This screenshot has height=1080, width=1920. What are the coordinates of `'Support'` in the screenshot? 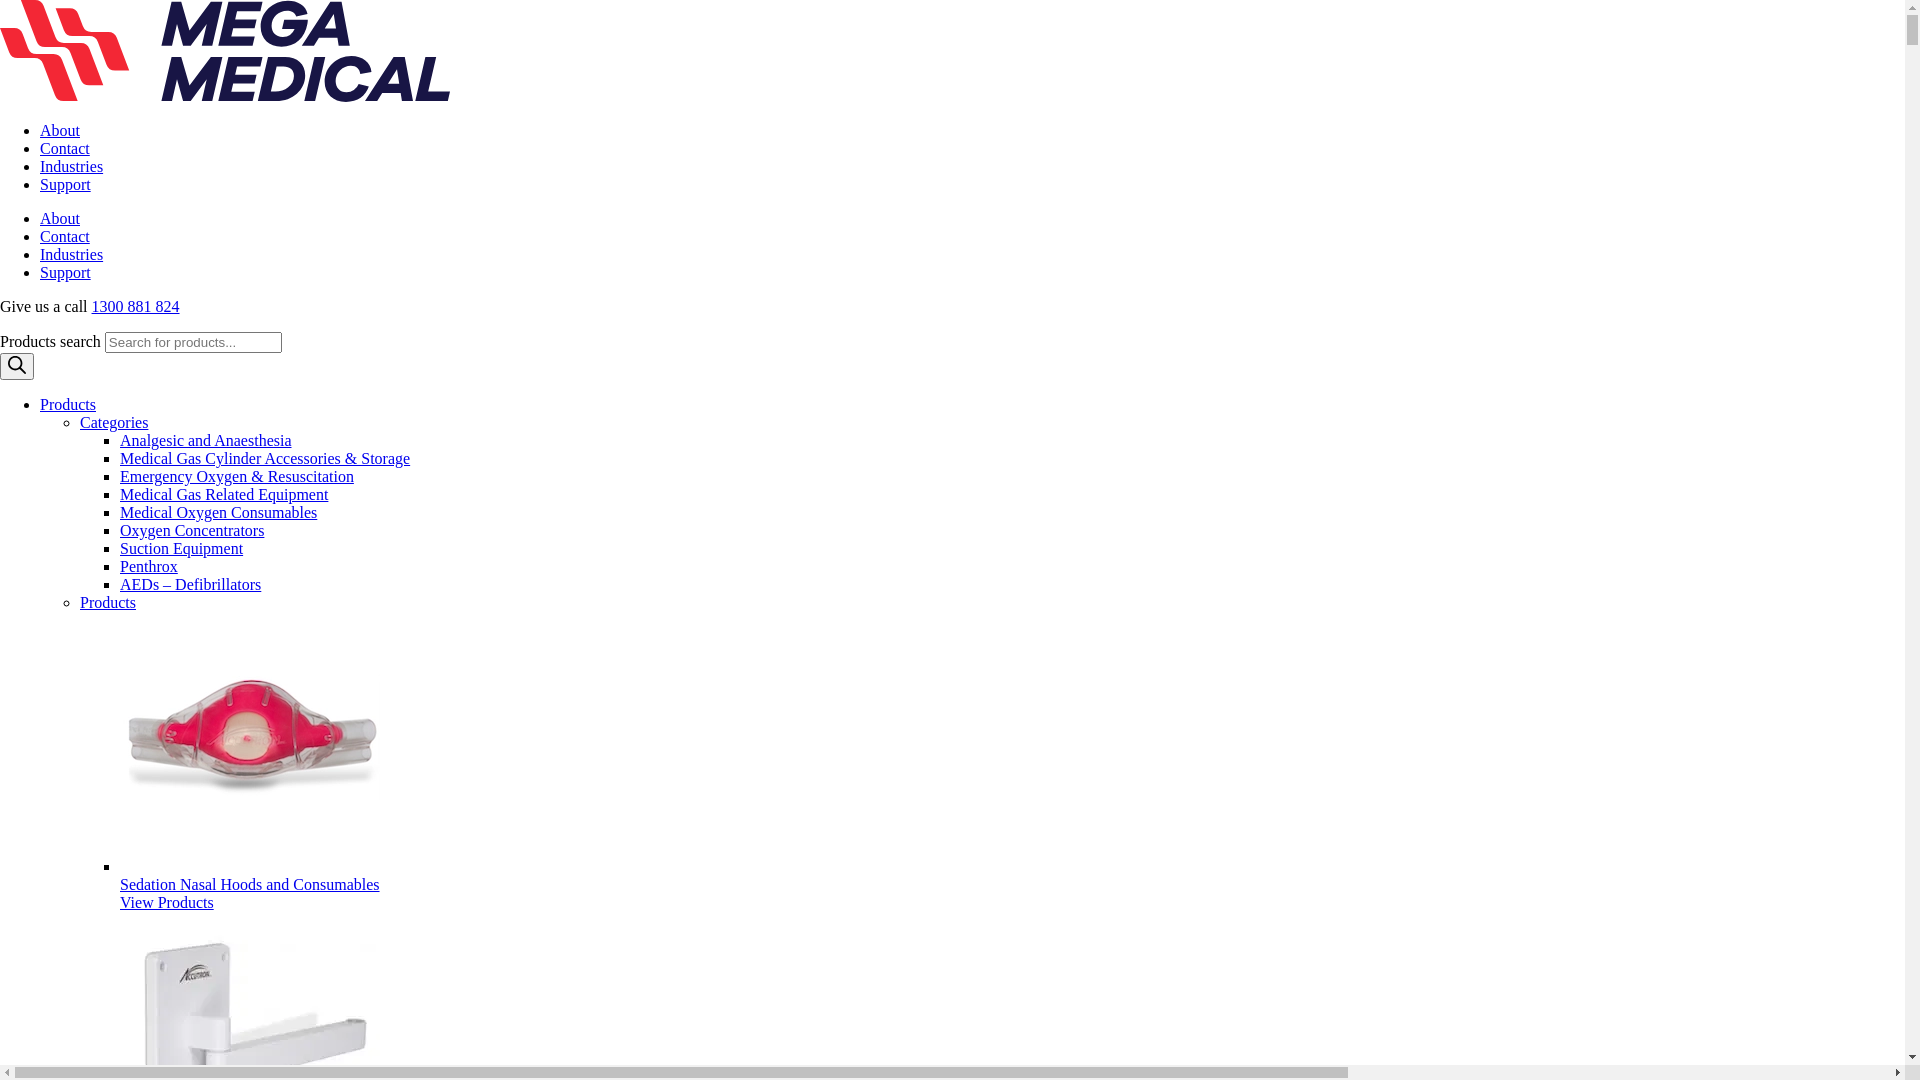 It's located at (65, 272).